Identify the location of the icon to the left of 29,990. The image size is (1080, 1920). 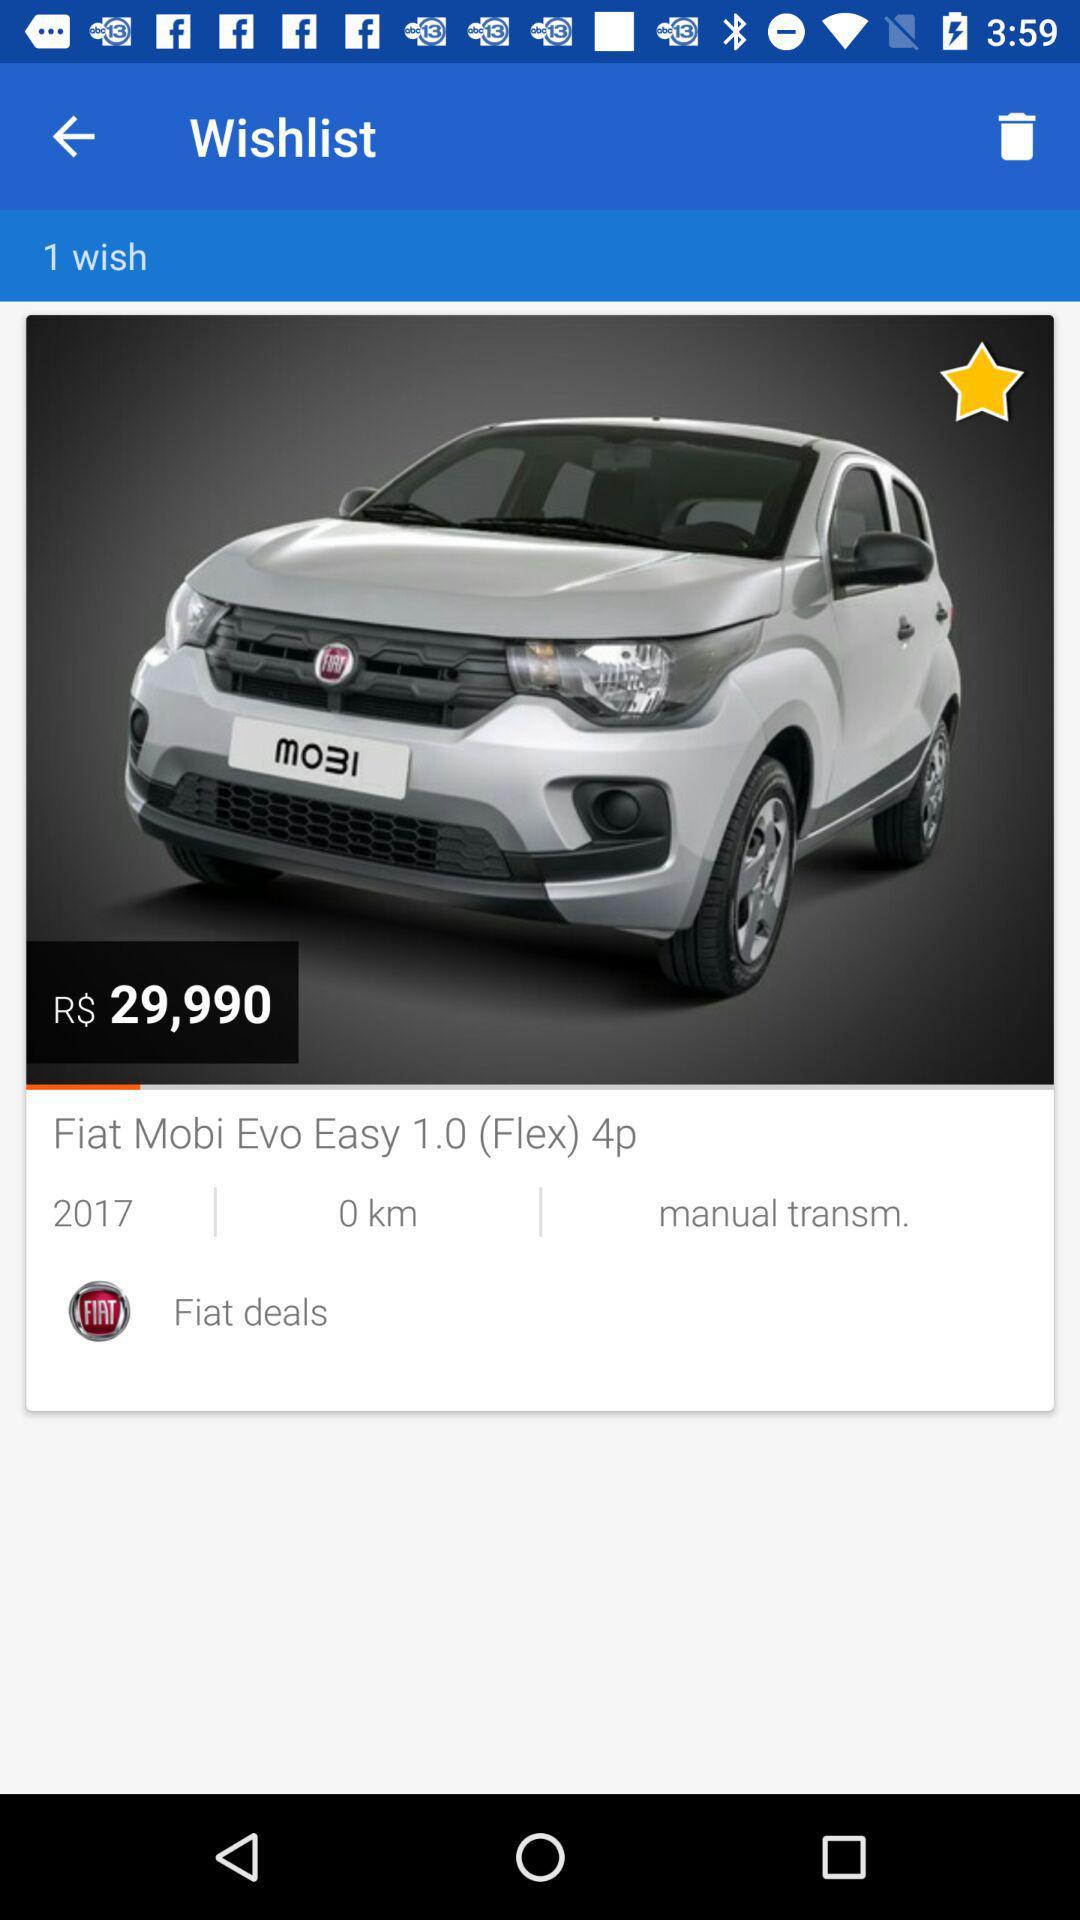
(73, 1008).